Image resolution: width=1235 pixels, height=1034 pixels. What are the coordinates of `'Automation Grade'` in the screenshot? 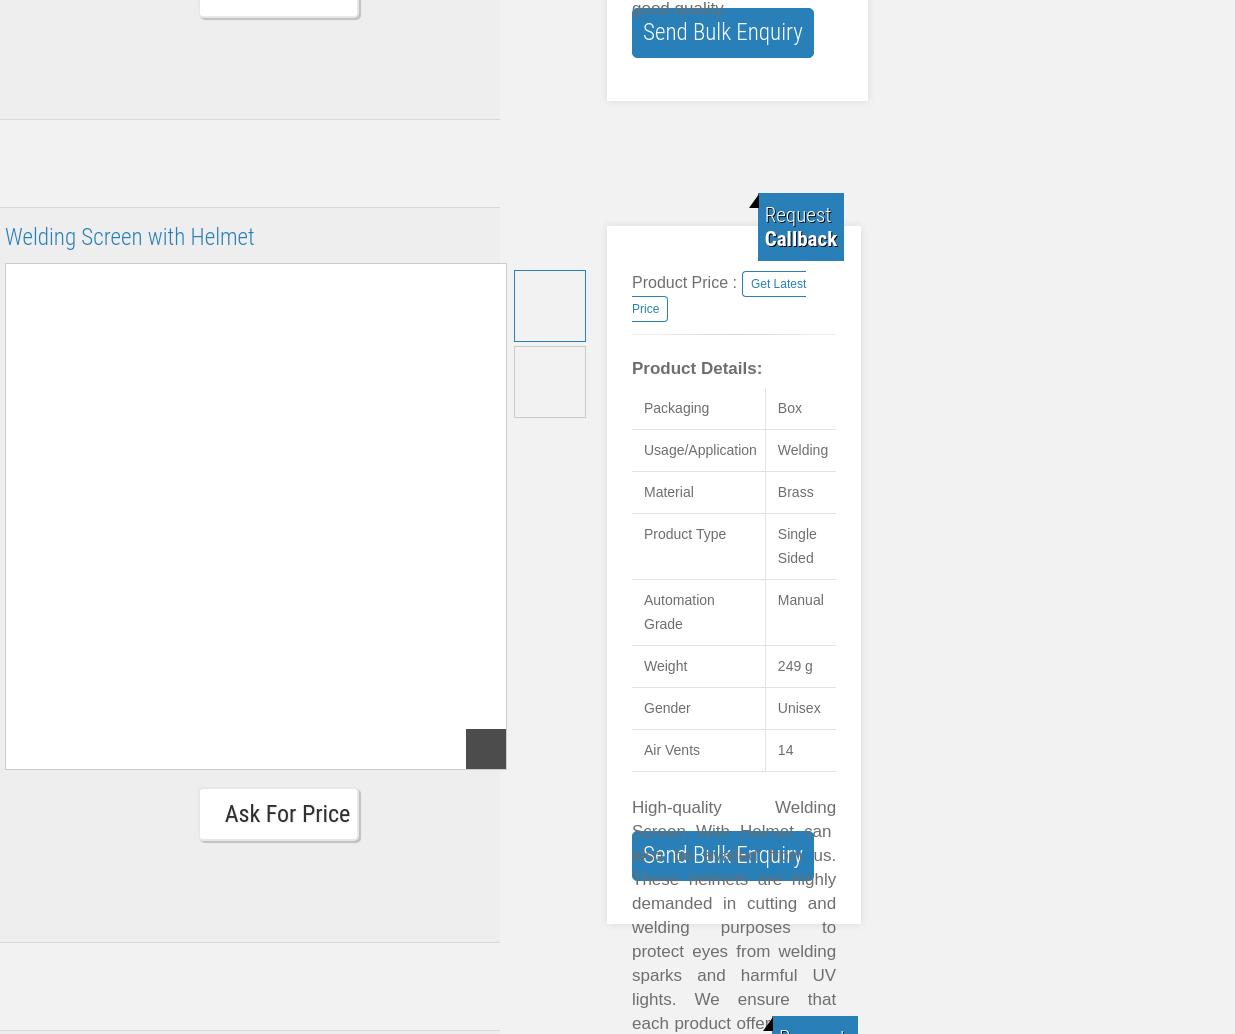 It's located at (679, 612).